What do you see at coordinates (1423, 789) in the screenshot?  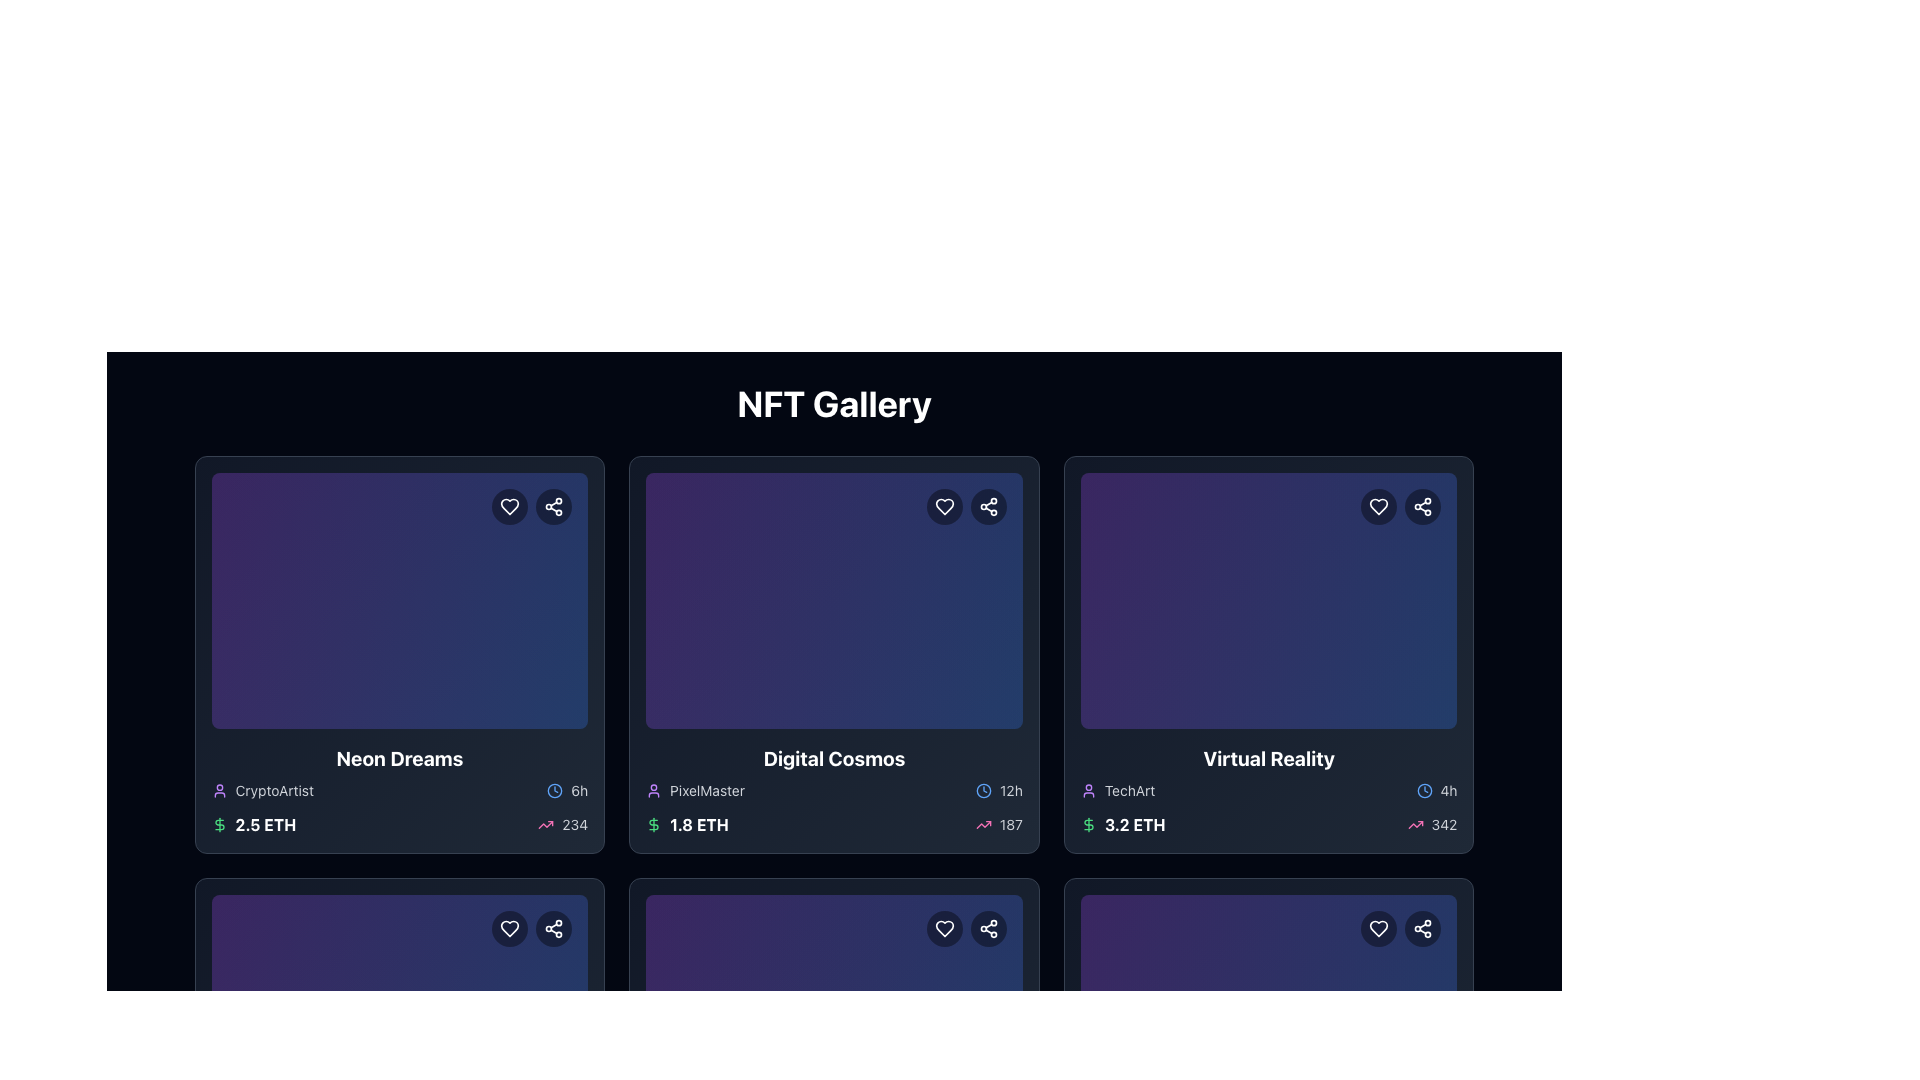 I see `the circle within the clock icon, which is part of the 'Virtual Reality' card located at the top-right corner of its time label` at bounding box center [1423, 789].